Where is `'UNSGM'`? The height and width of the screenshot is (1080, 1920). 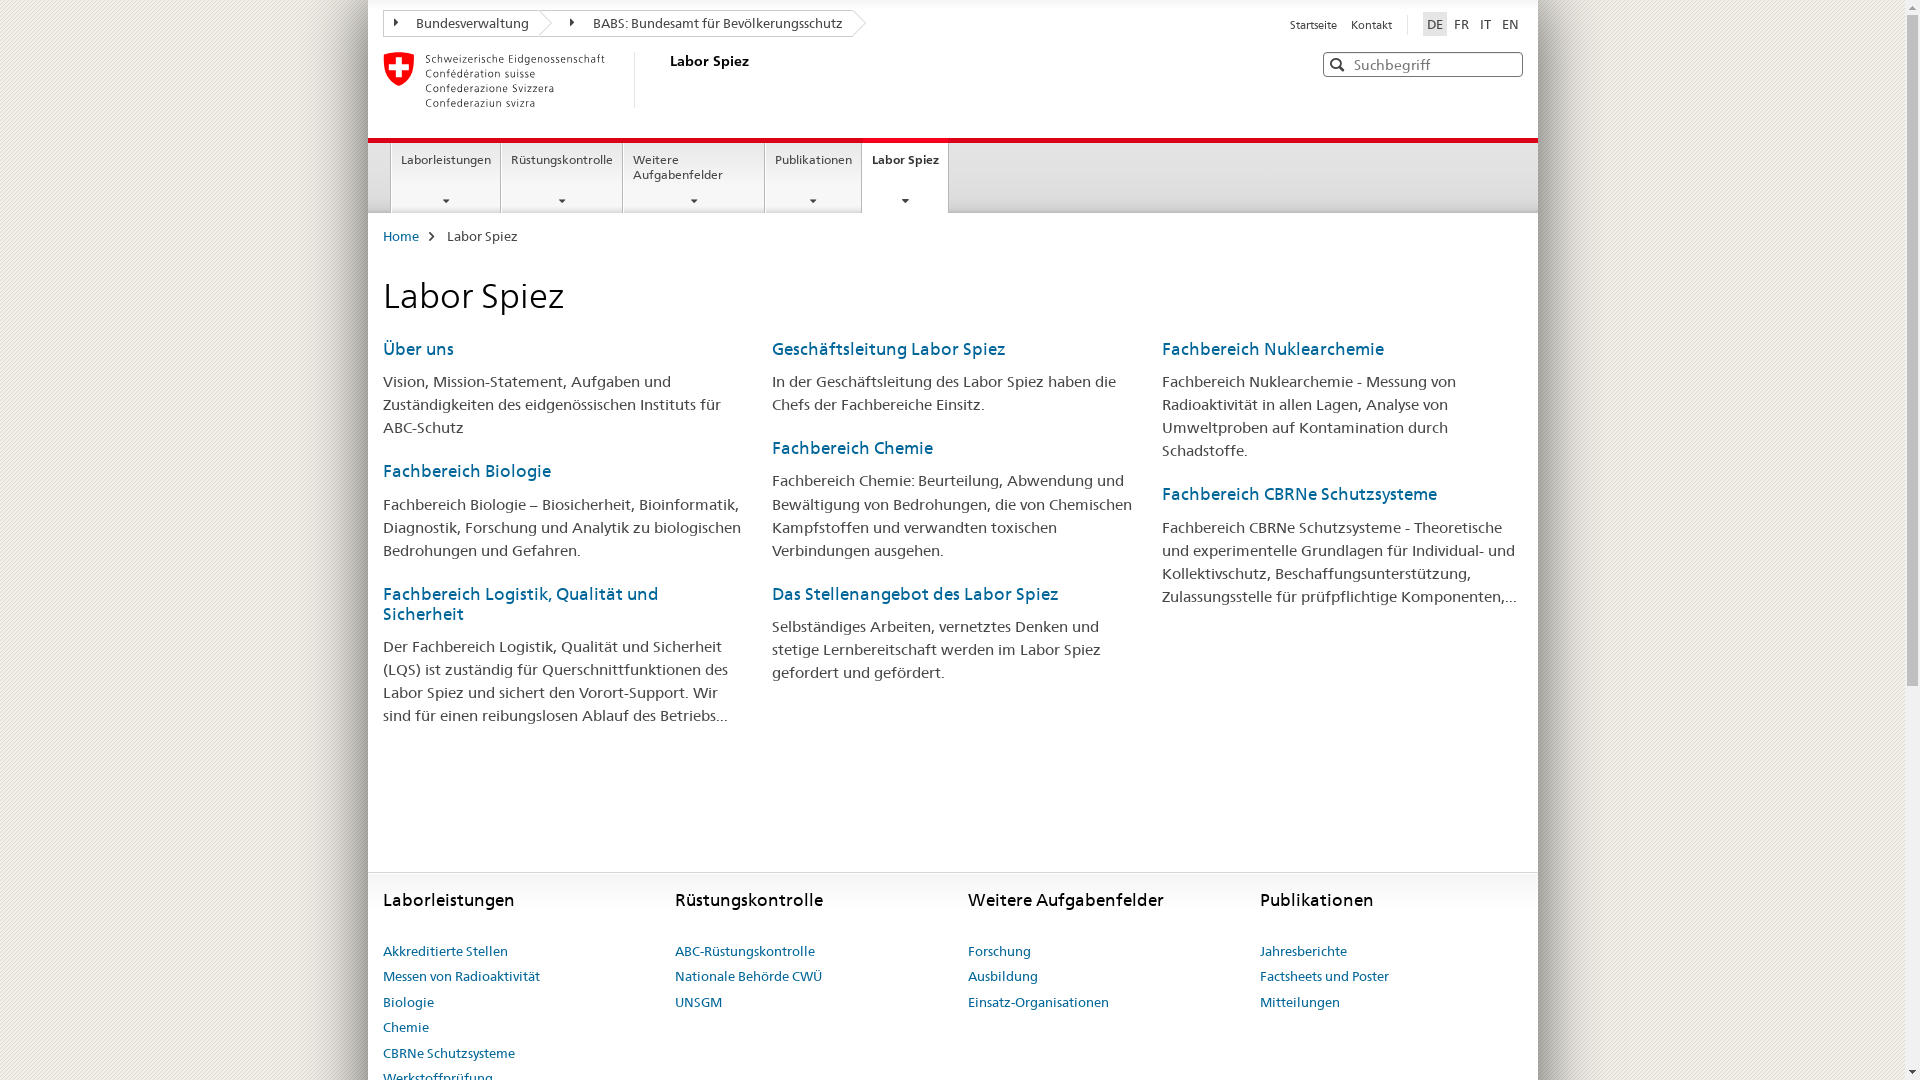
'UNSGM' is located at coordinates (698, 1002).